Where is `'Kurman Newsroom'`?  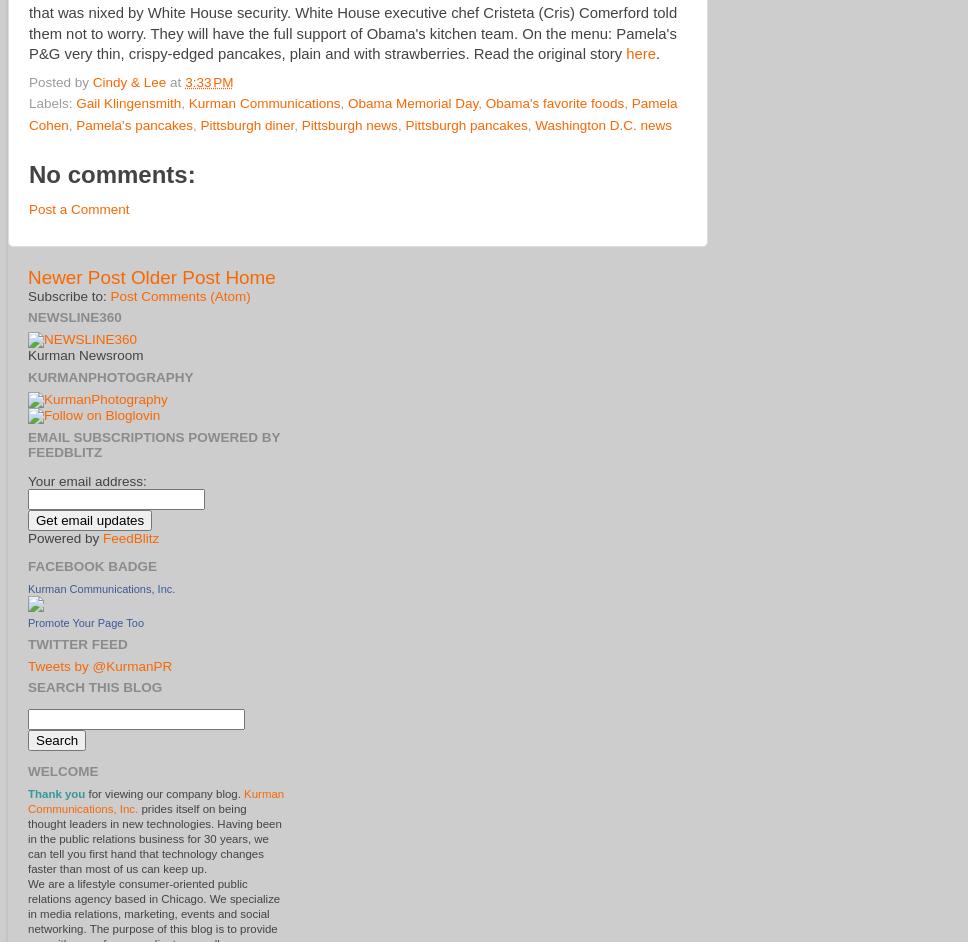 'Kurman Newsroom' is located at coordinates (85, 354).